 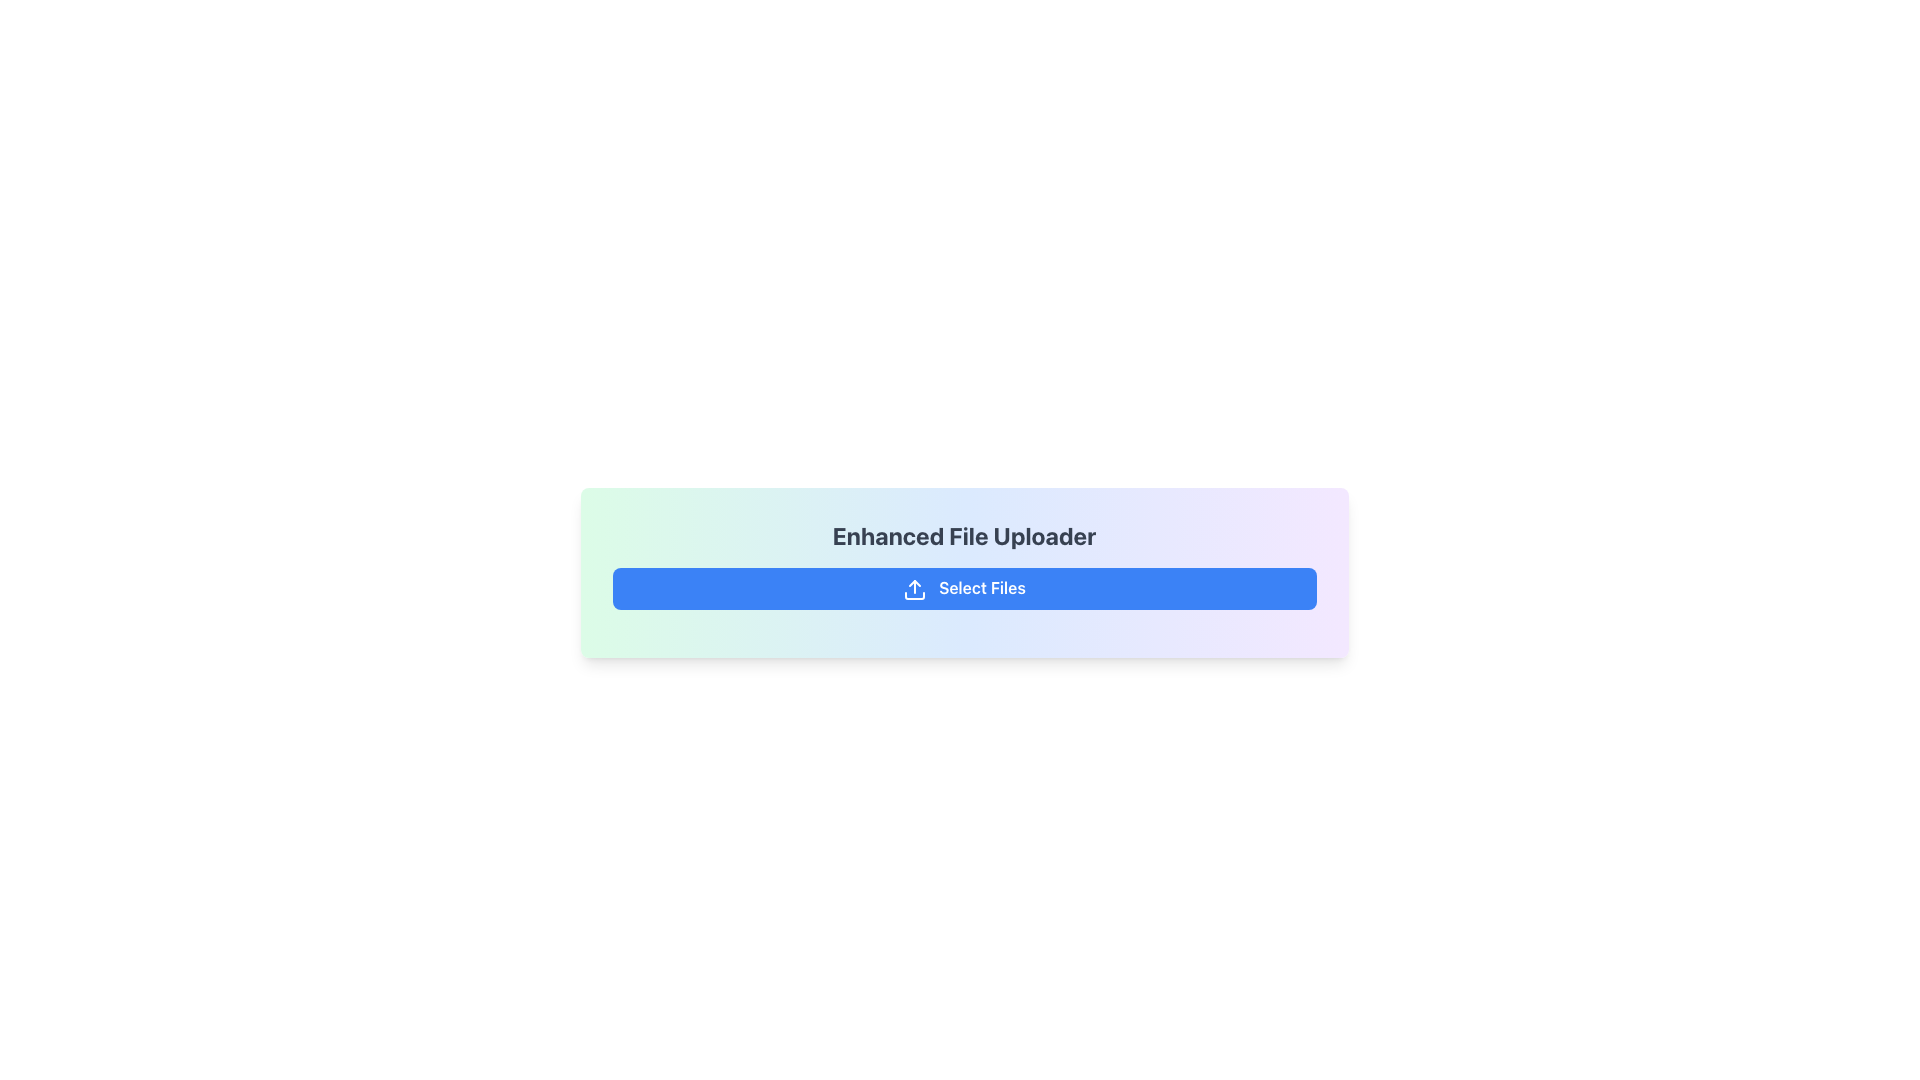 I want to click on the 'Select Files' button on the file upload interface, so click(x=964, y=572).